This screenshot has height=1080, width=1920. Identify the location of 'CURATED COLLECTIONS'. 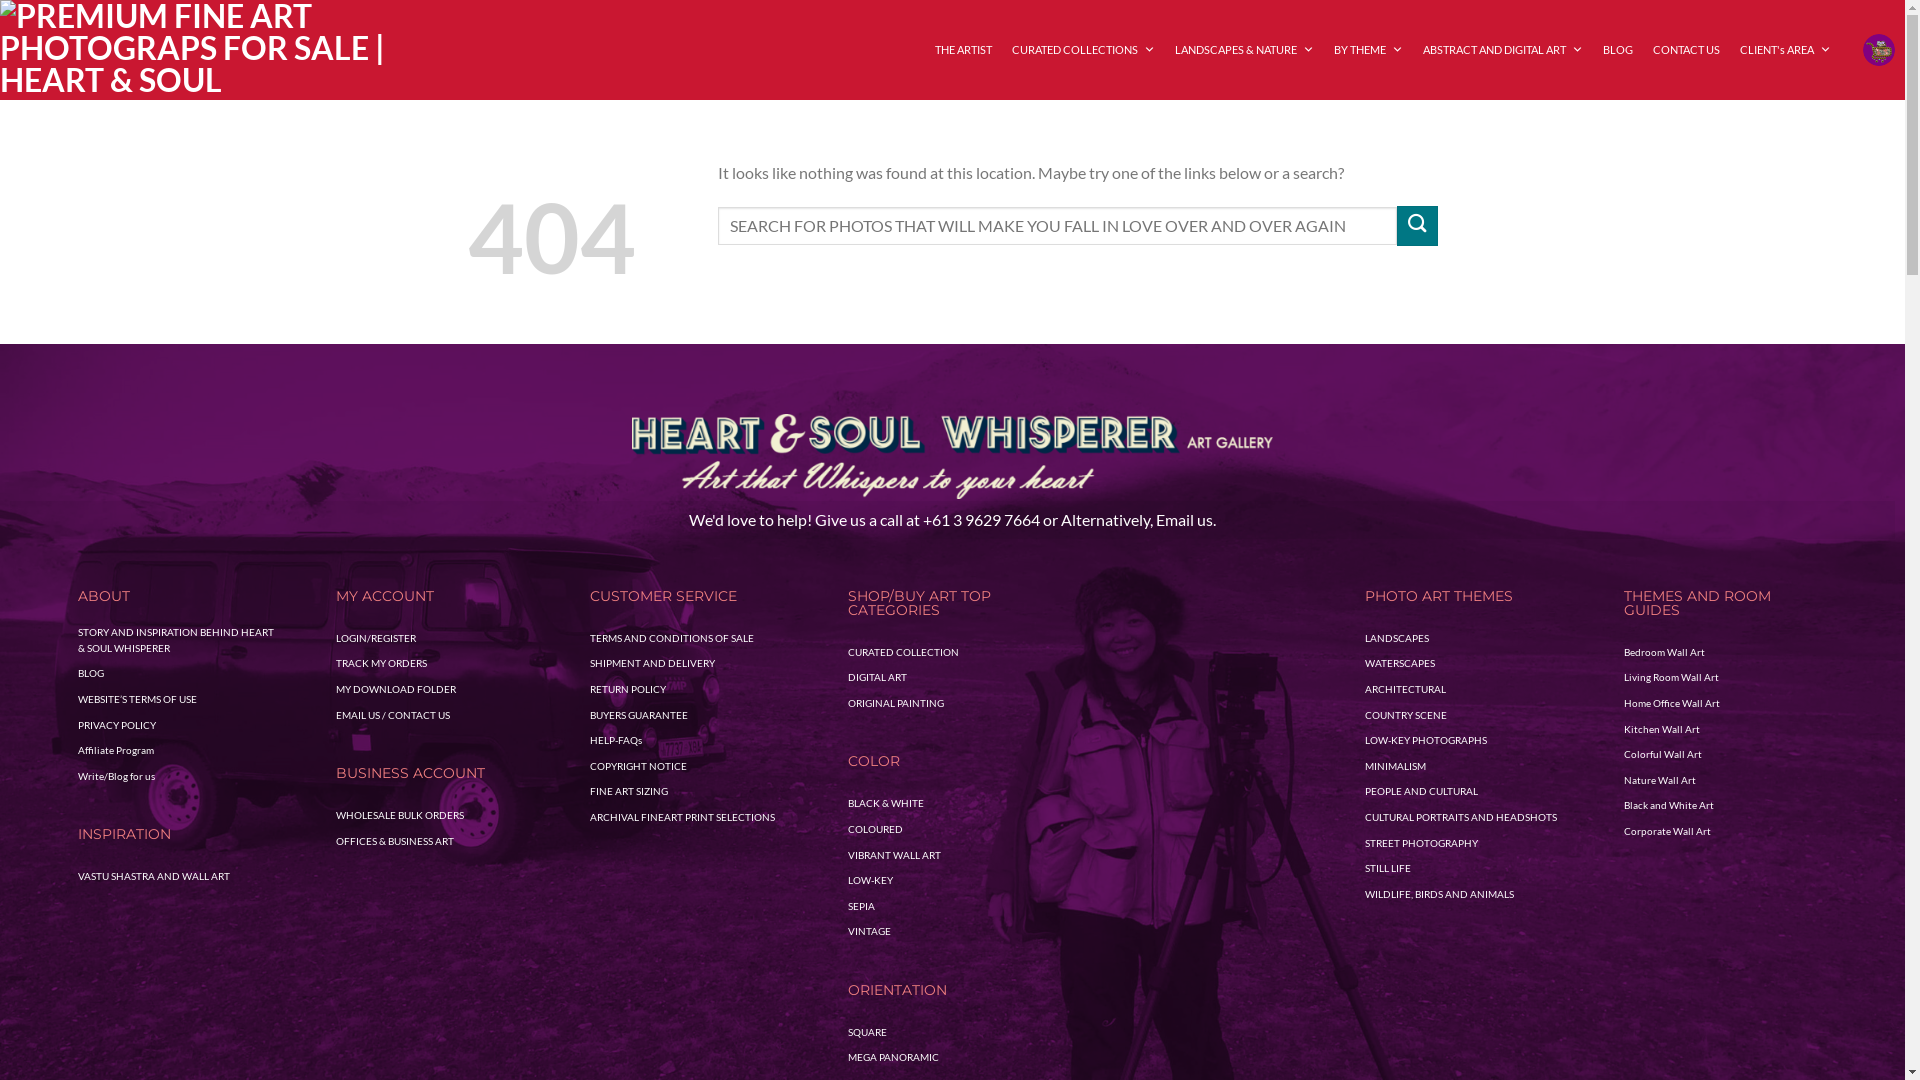
(1082, 49).